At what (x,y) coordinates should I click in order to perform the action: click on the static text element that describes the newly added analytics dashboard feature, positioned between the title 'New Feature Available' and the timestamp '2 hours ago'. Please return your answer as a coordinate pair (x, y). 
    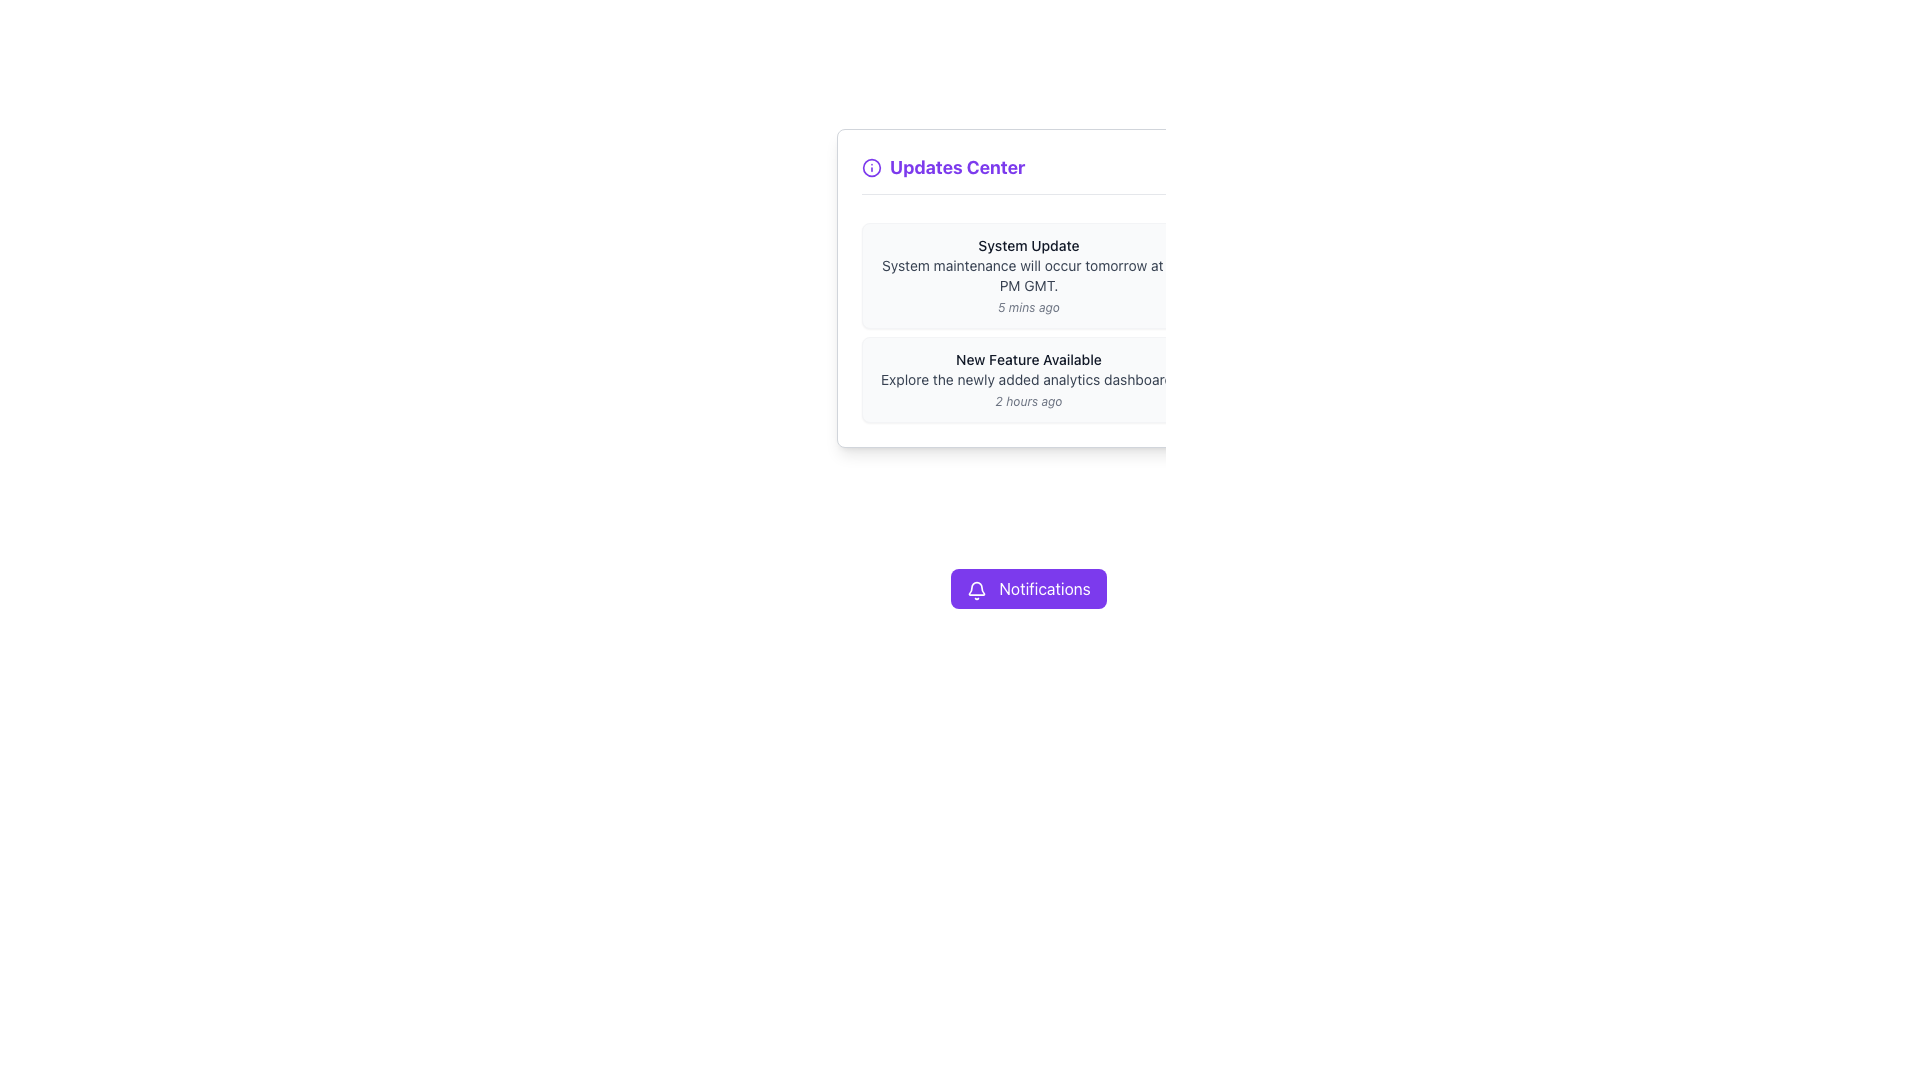
    Looking at the image, I should click on (1028, 380).